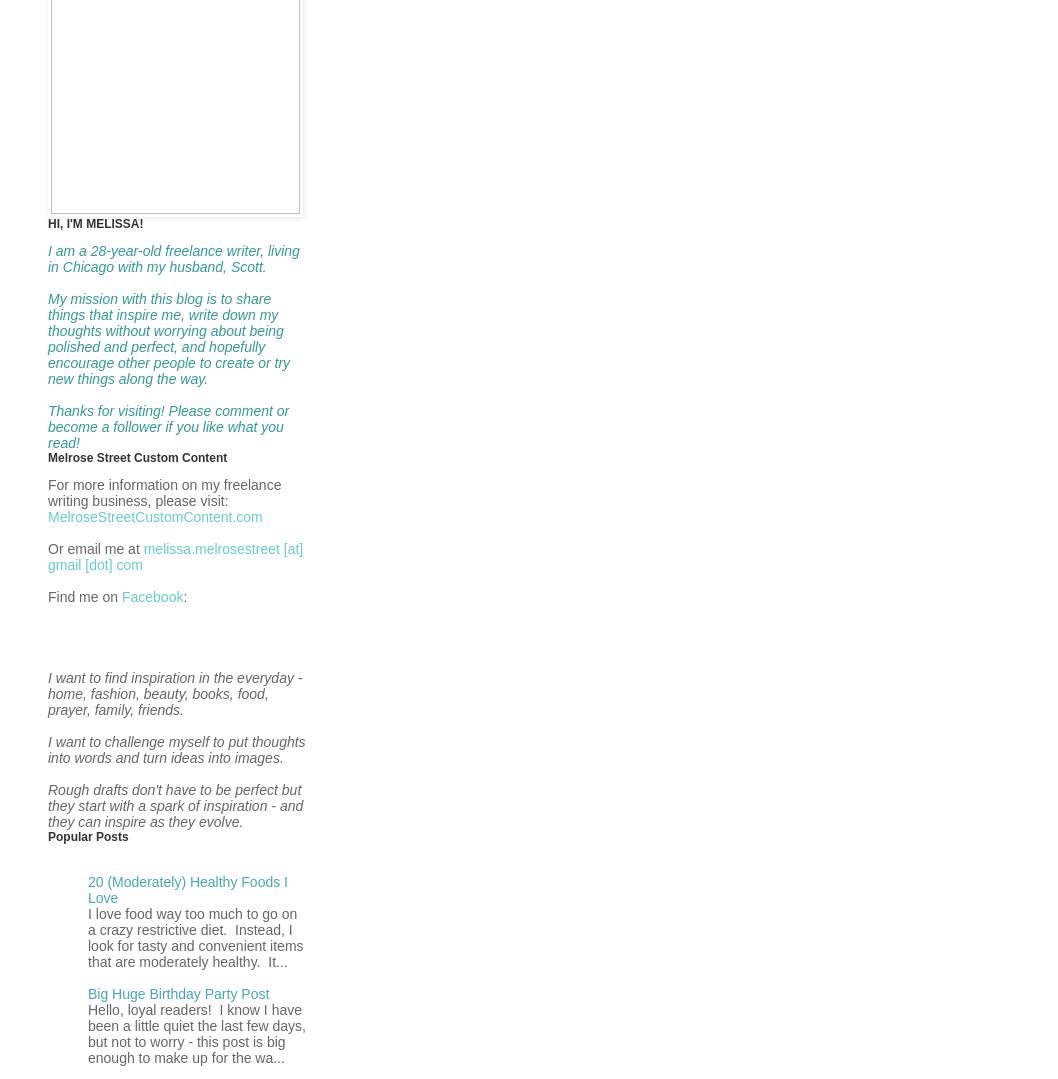  Describe the element at coordinates (48, 338) in the screenshot. I see `'My mission with this blog is to share things that inspire me, write down my thoughts without worrying about being polished and perfect, and hopefully encourage other people to create or try new things along the way.'` at that location.